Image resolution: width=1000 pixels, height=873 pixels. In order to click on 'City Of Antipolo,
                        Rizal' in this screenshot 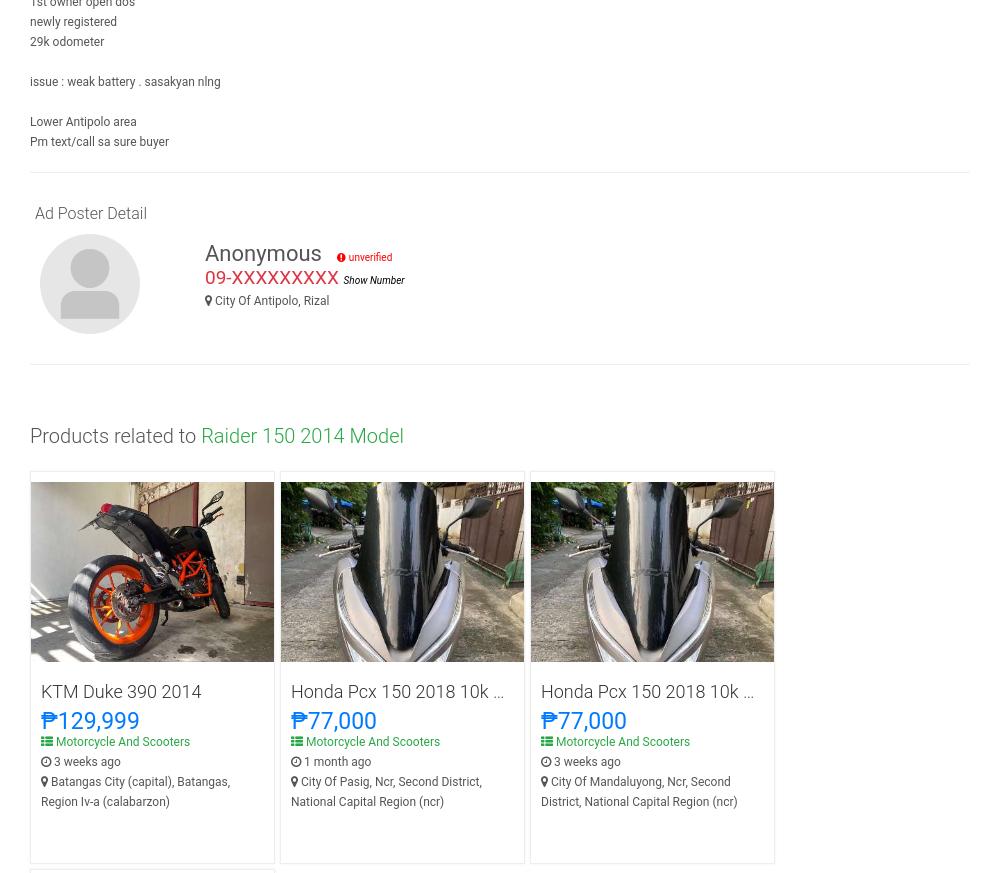, I will do `click(213, 301)`.